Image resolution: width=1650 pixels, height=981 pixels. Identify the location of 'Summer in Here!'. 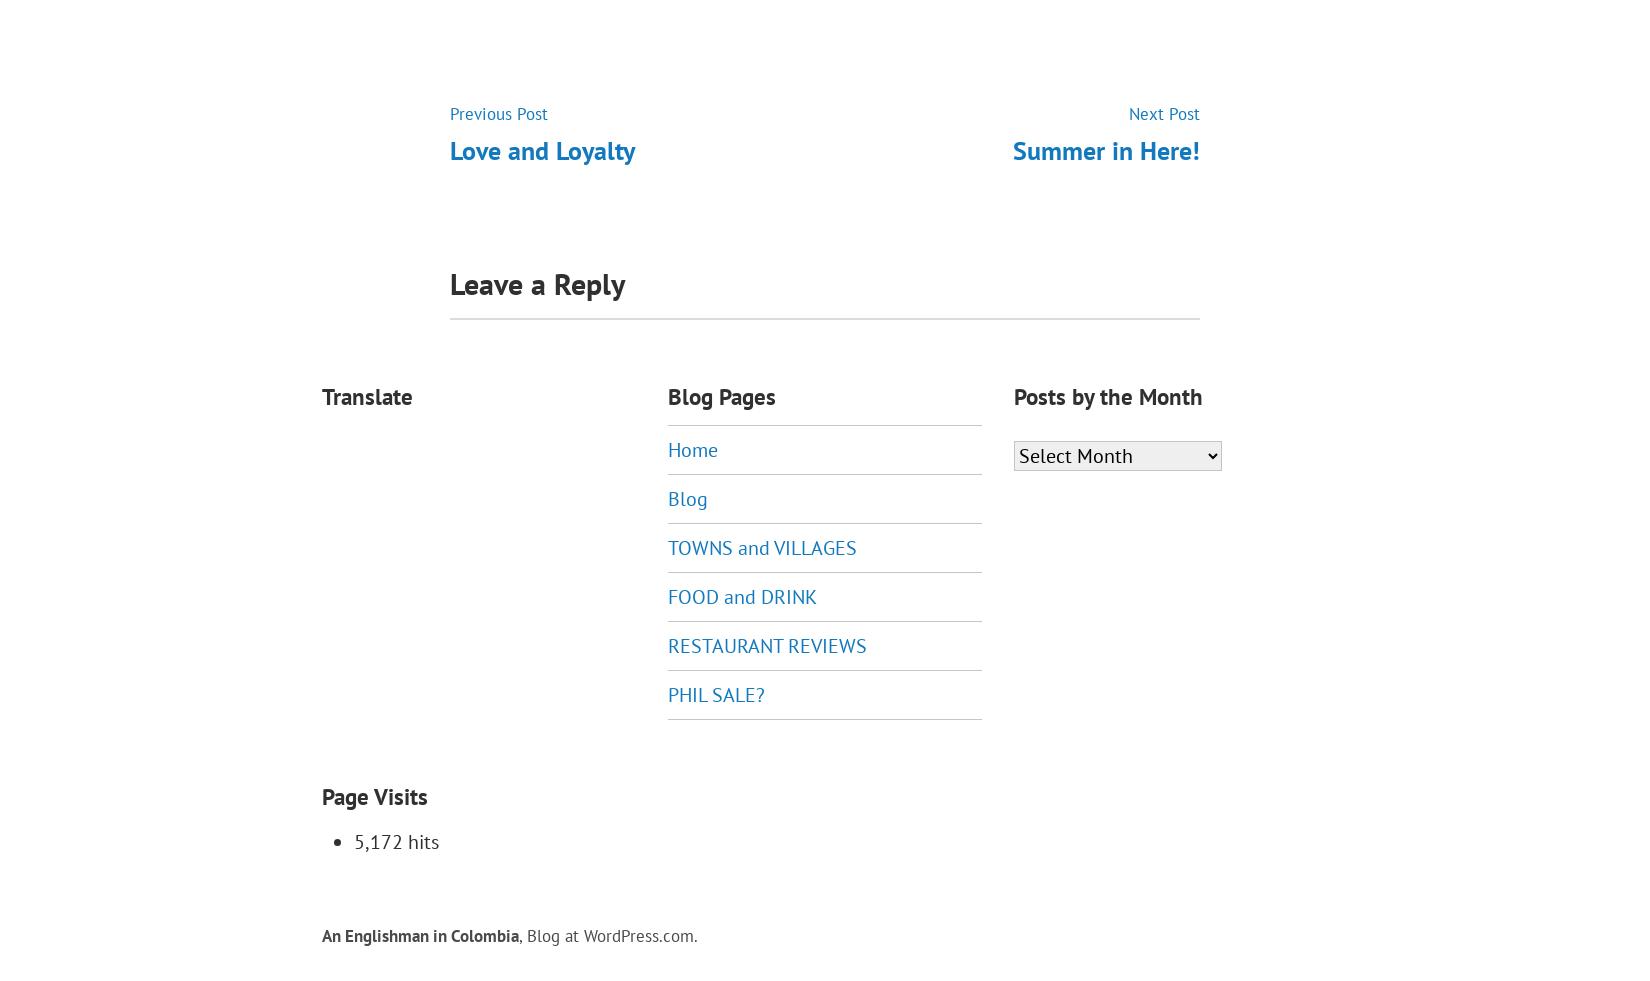
(1106, 148).